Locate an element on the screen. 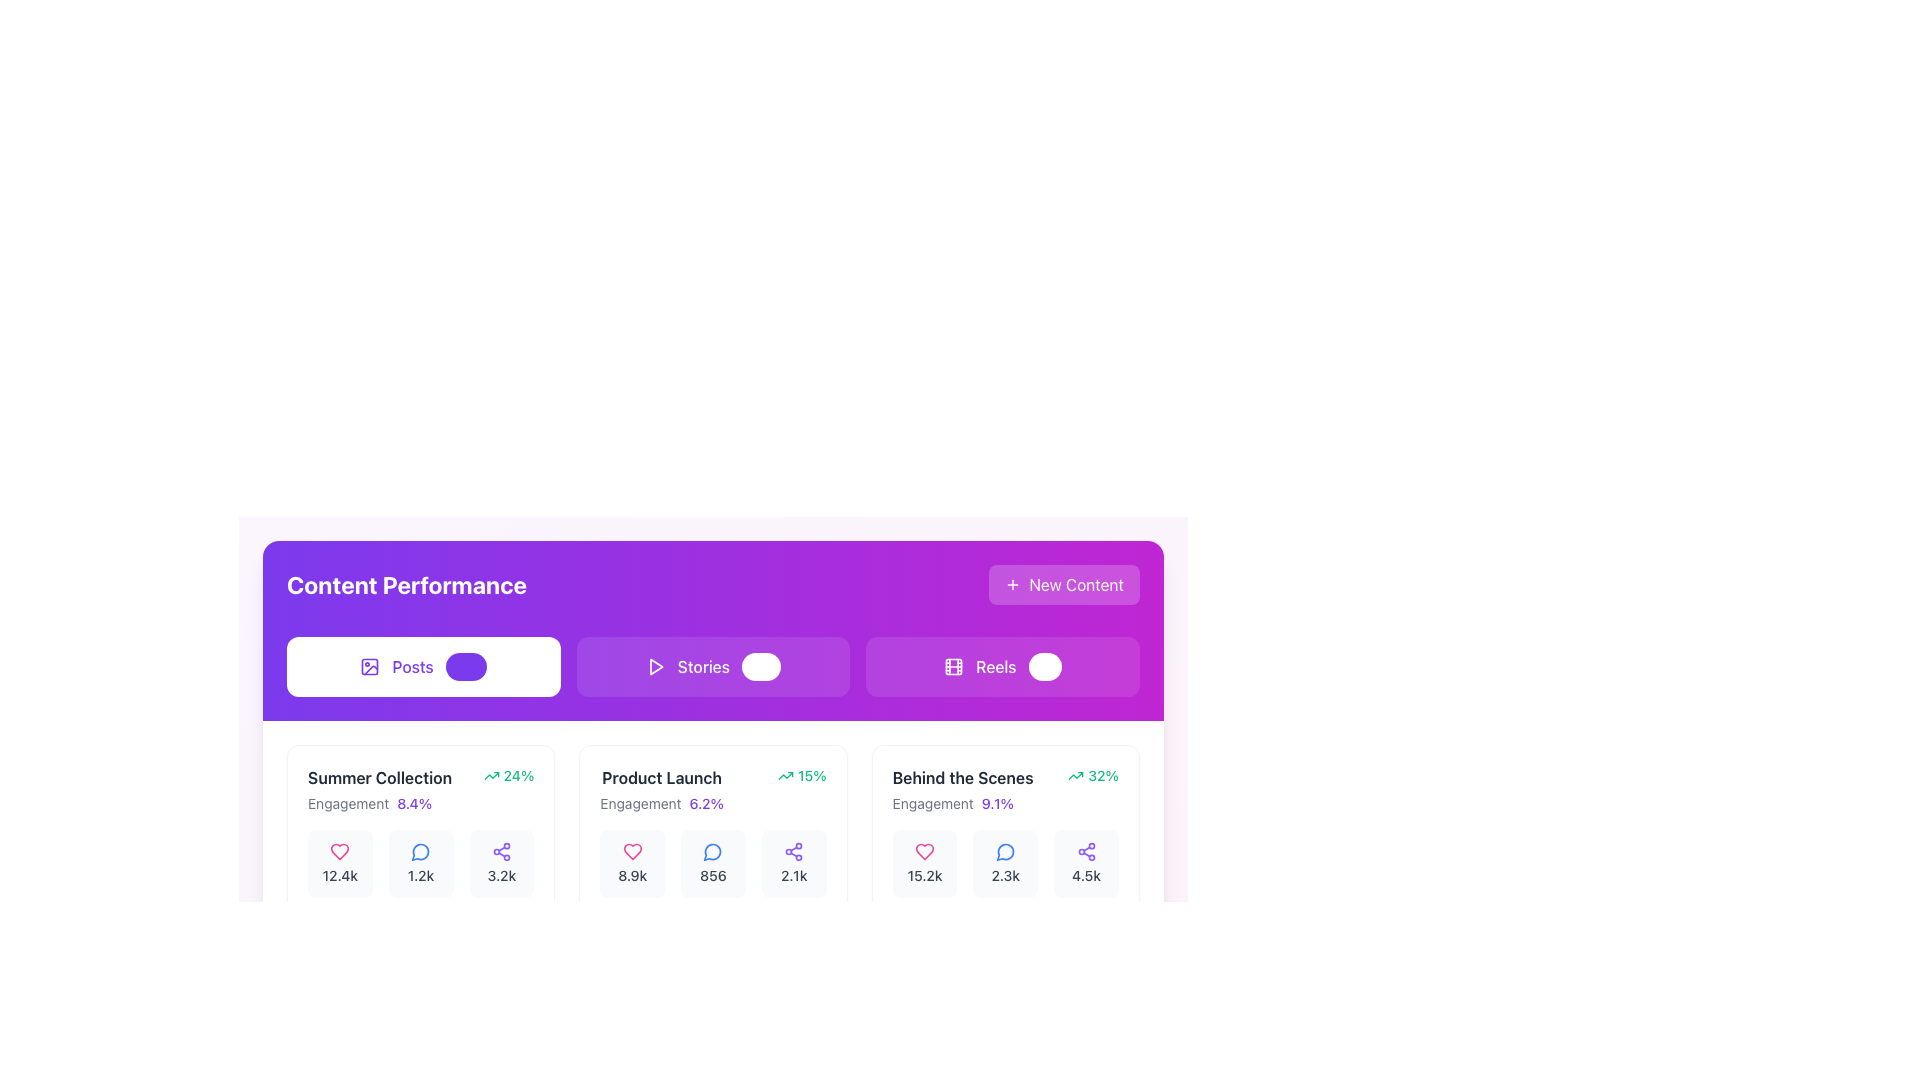 This screenshot has height=1080, width=1920. the comment icon located in the 'Product Launch' column of the 'Content Performance' section is located at coordinates (713, 852).